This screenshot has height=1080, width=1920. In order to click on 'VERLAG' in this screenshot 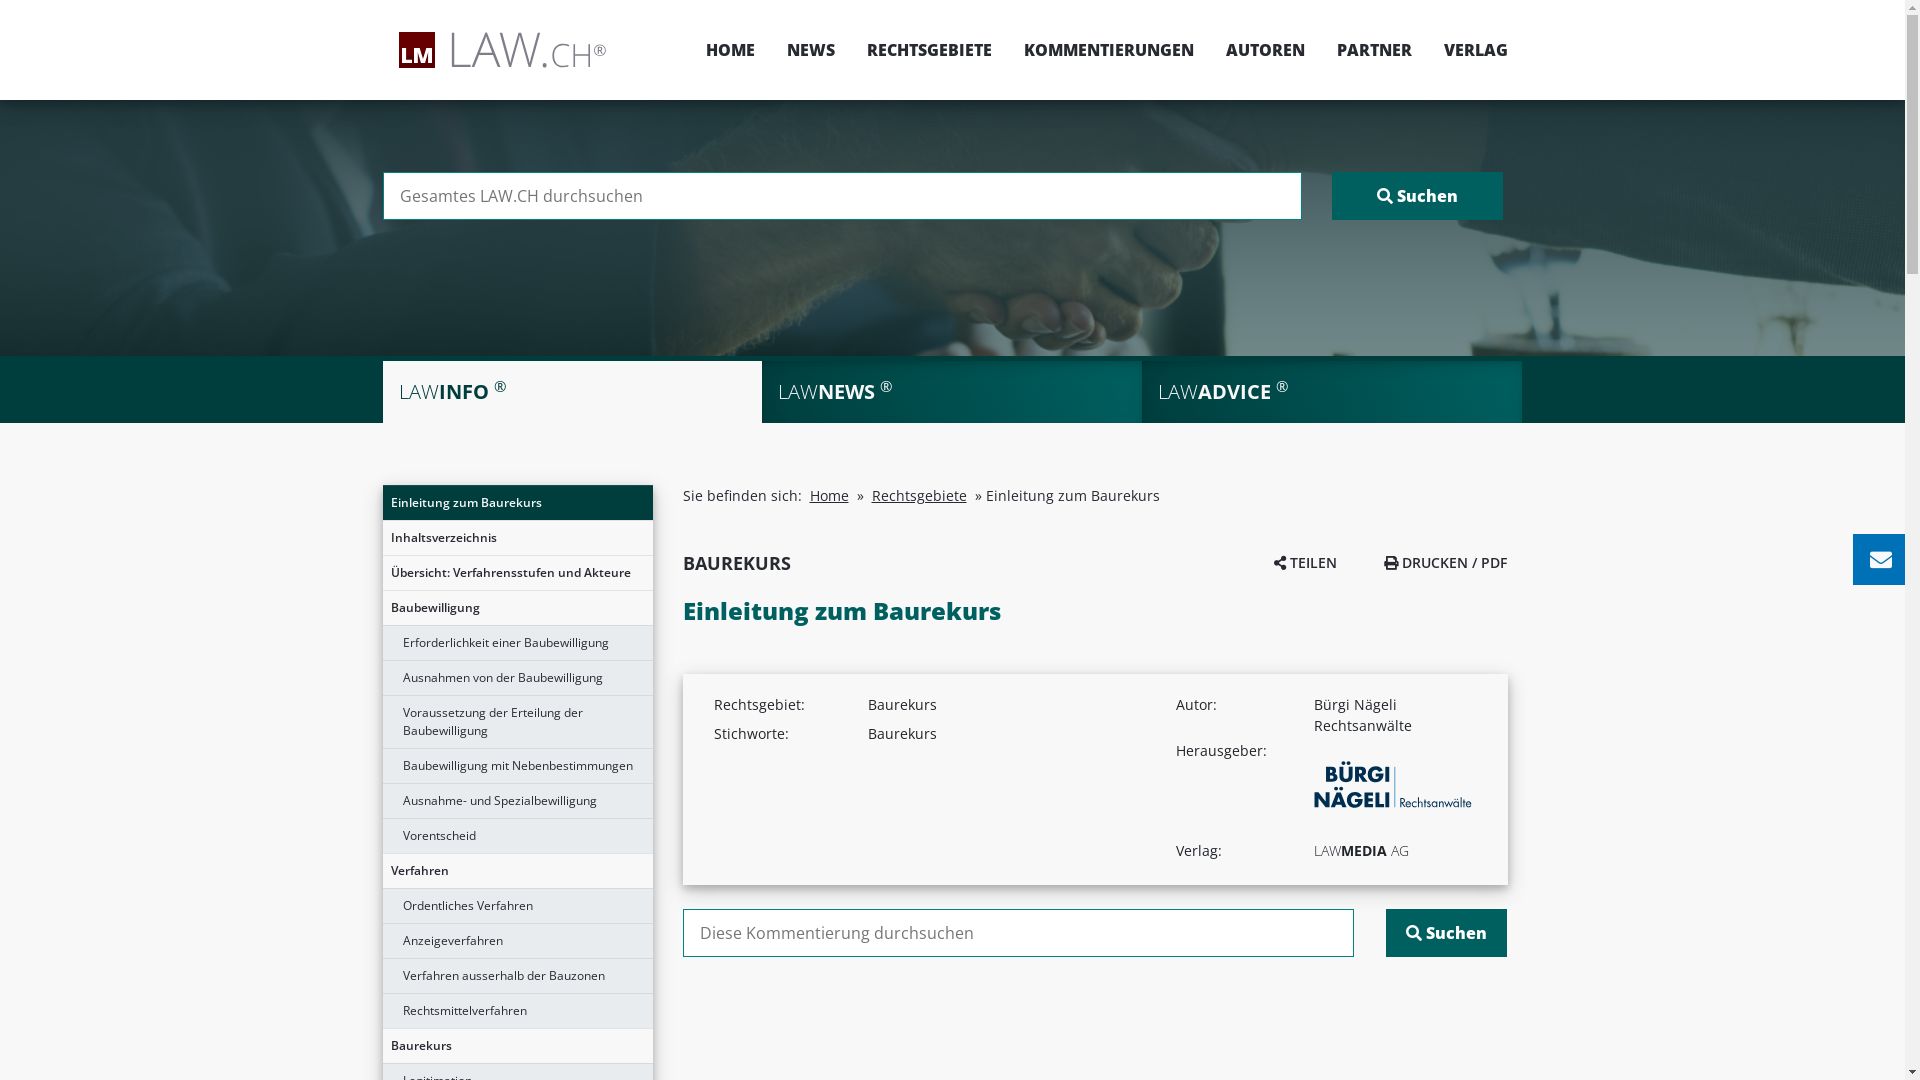, I will do `click(1427, 49)`.